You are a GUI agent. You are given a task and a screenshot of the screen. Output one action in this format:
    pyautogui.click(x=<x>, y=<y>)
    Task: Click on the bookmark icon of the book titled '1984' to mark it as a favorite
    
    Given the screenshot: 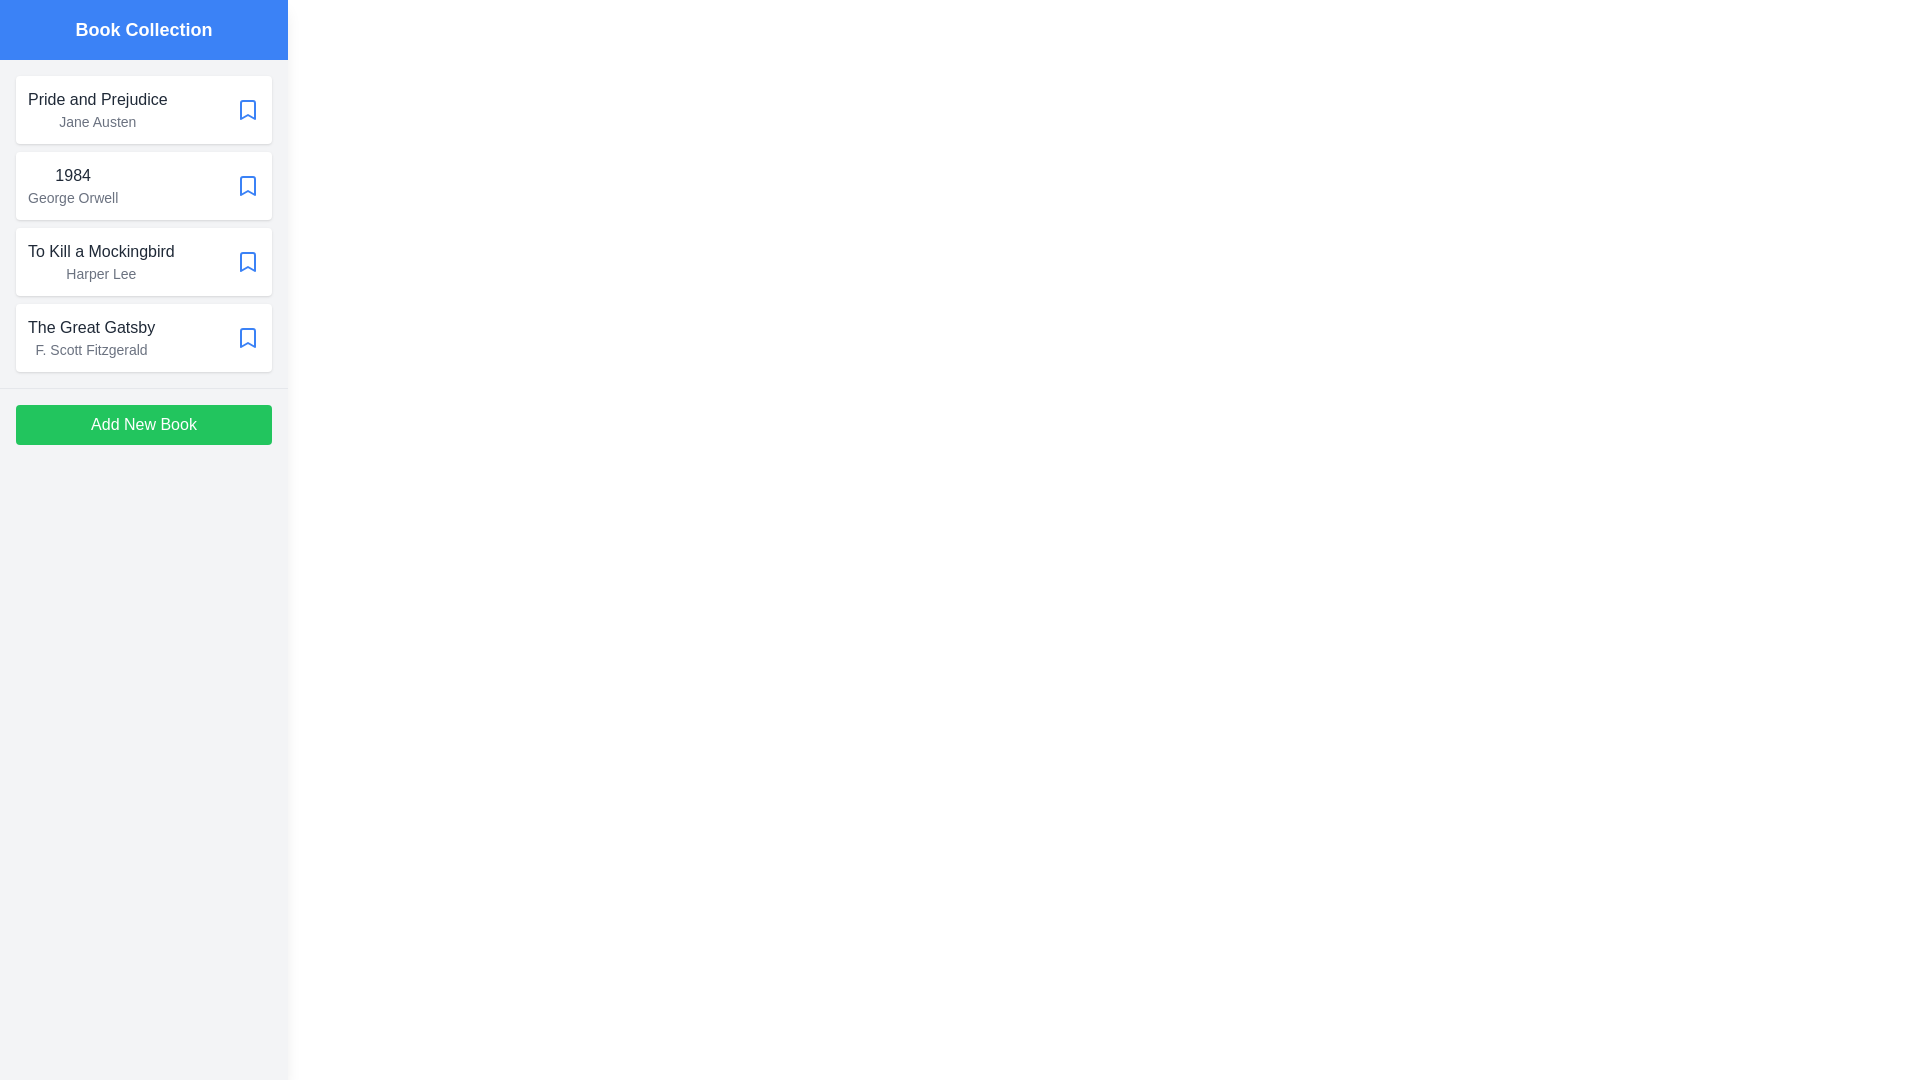 What is the action you would take?
    pyautogui.click(x=247, y=185)
    